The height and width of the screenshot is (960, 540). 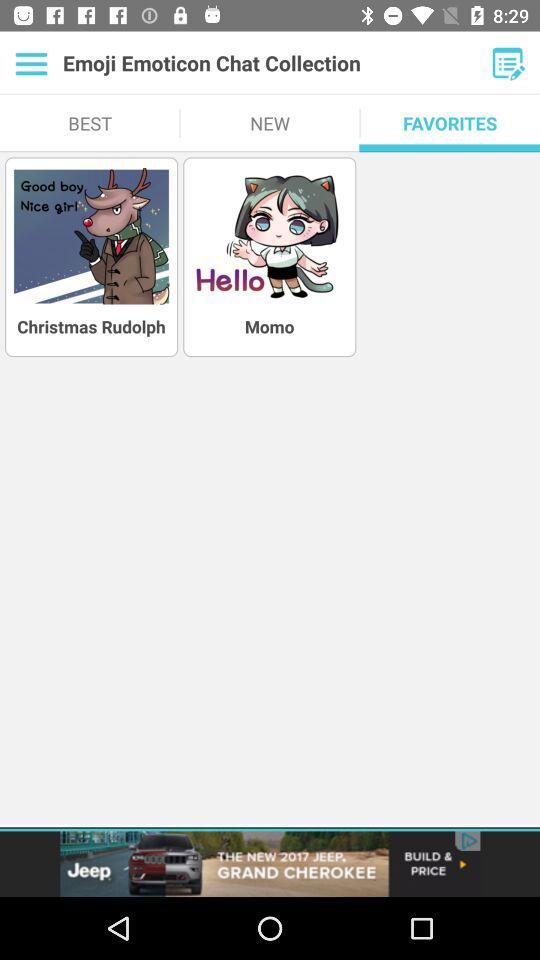 What do you see at coordinates (508, 63) in the screenshot?
I see `edit option` at bounding box center [508, 63].